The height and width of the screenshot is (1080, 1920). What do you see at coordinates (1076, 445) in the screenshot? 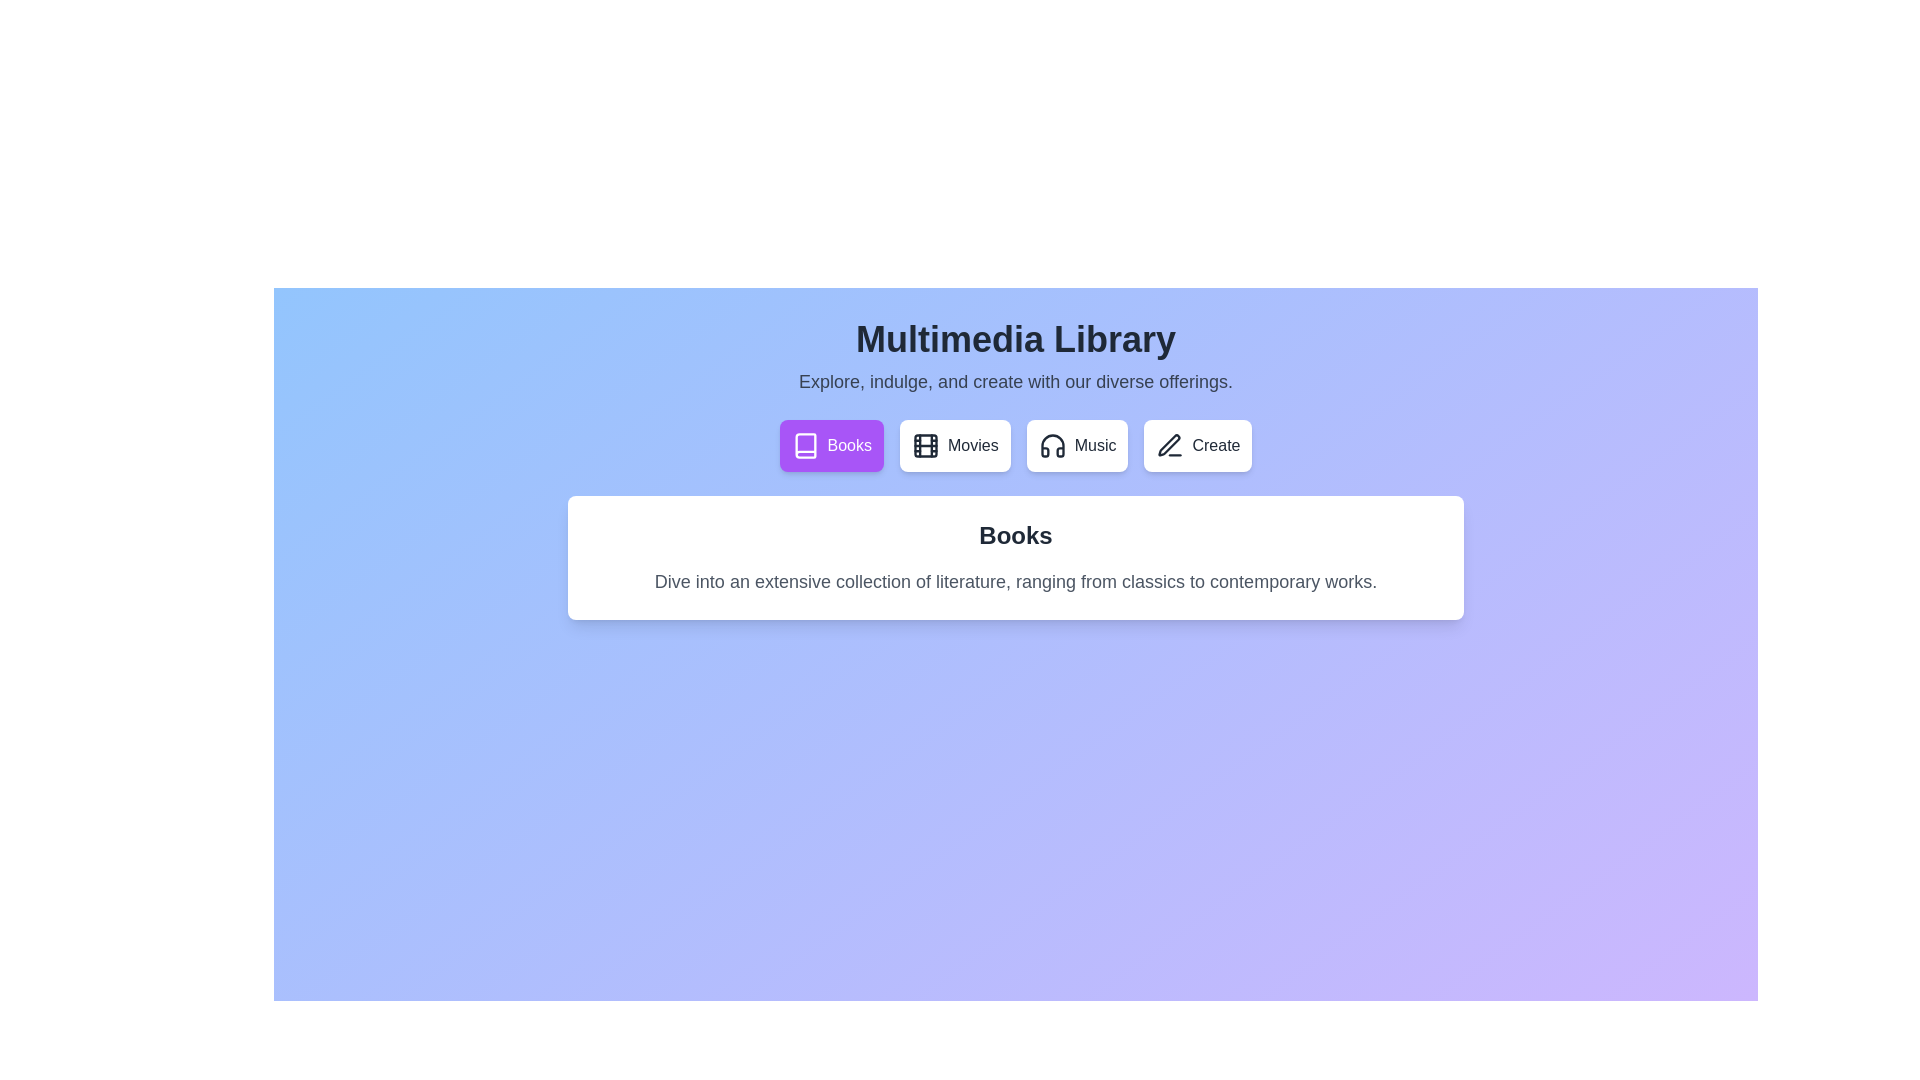
I see `the tab labeled Music to switch the displayed content` at bounding box center [1076, 445].